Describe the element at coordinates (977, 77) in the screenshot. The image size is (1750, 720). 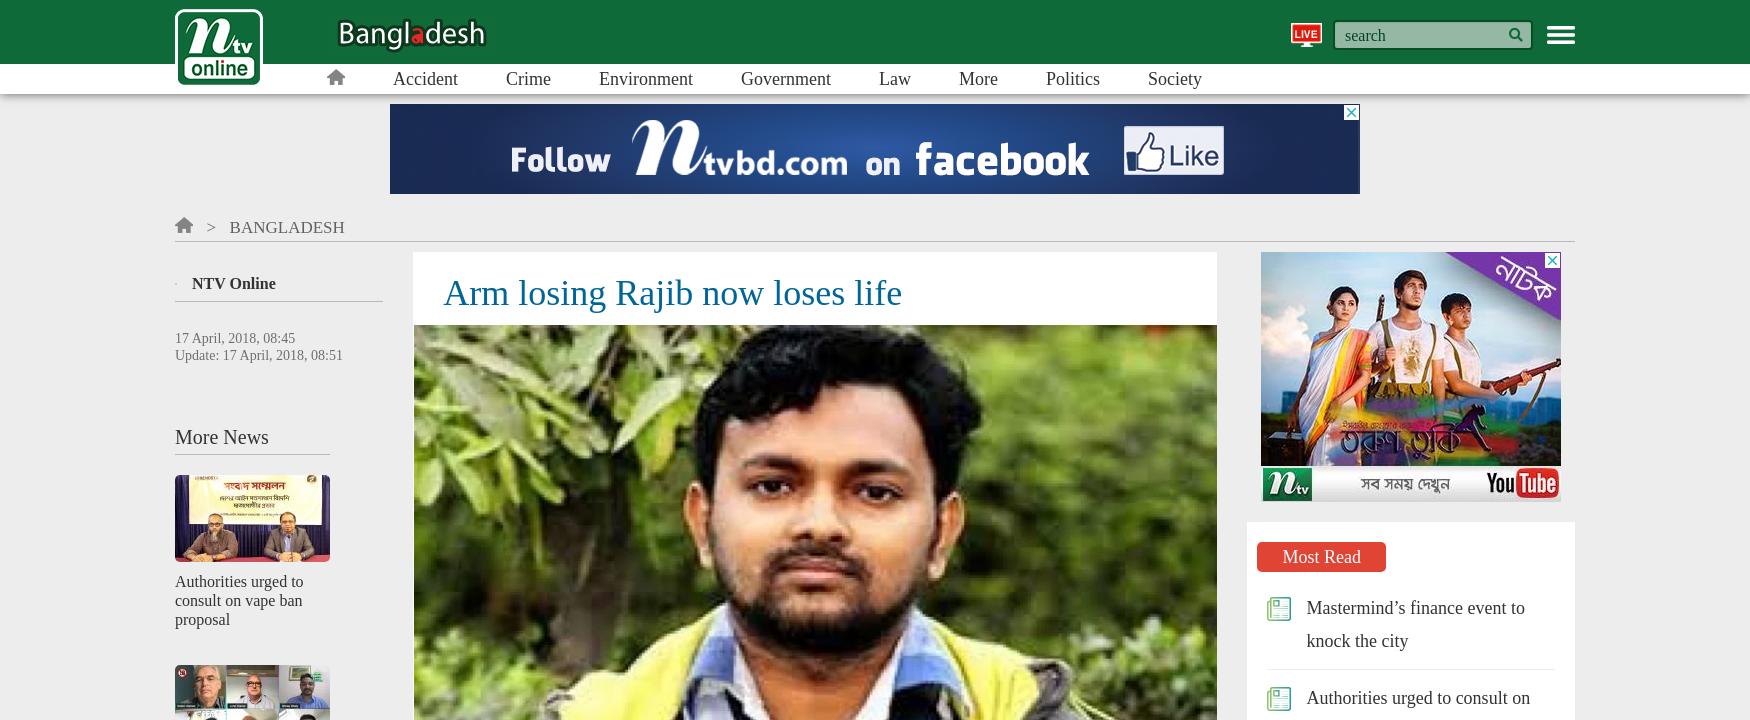
I see `'More'` at that location.